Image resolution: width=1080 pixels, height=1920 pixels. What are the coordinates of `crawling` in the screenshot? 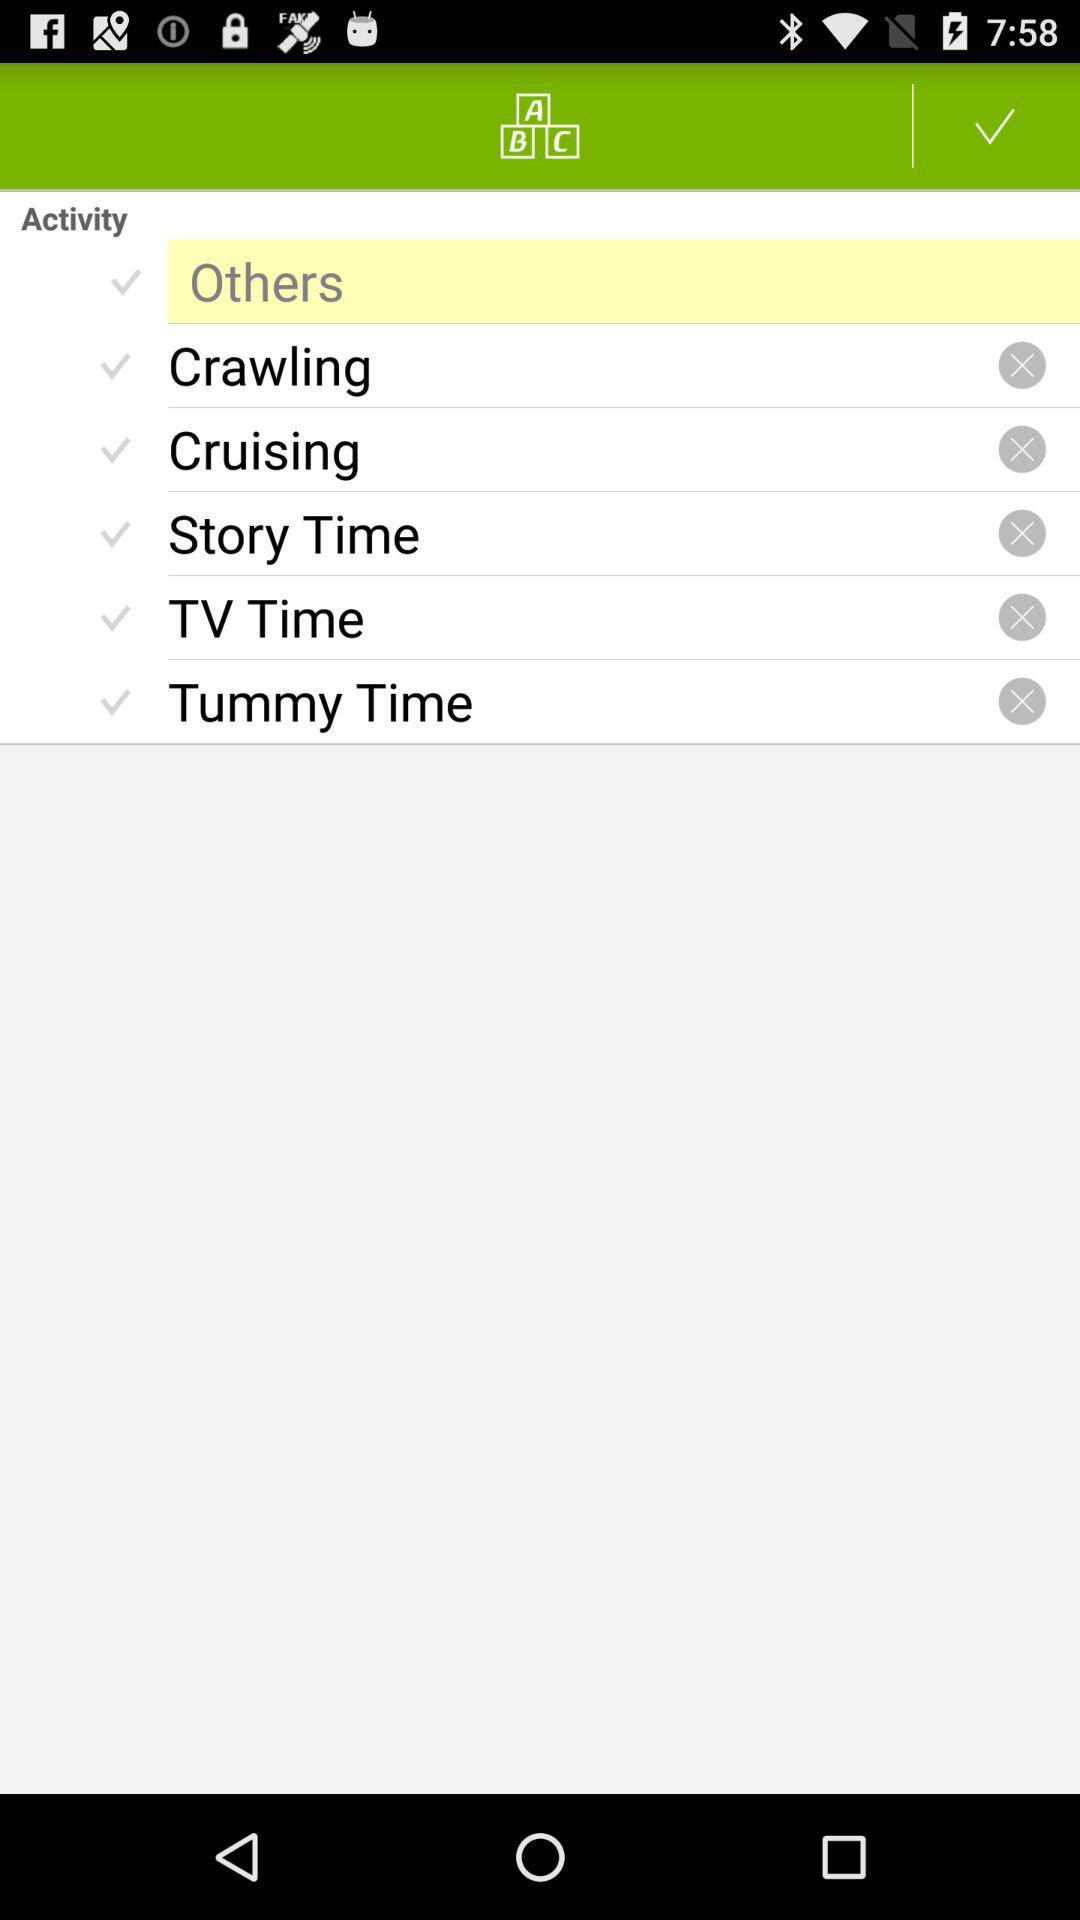 It's located at (582, 365).